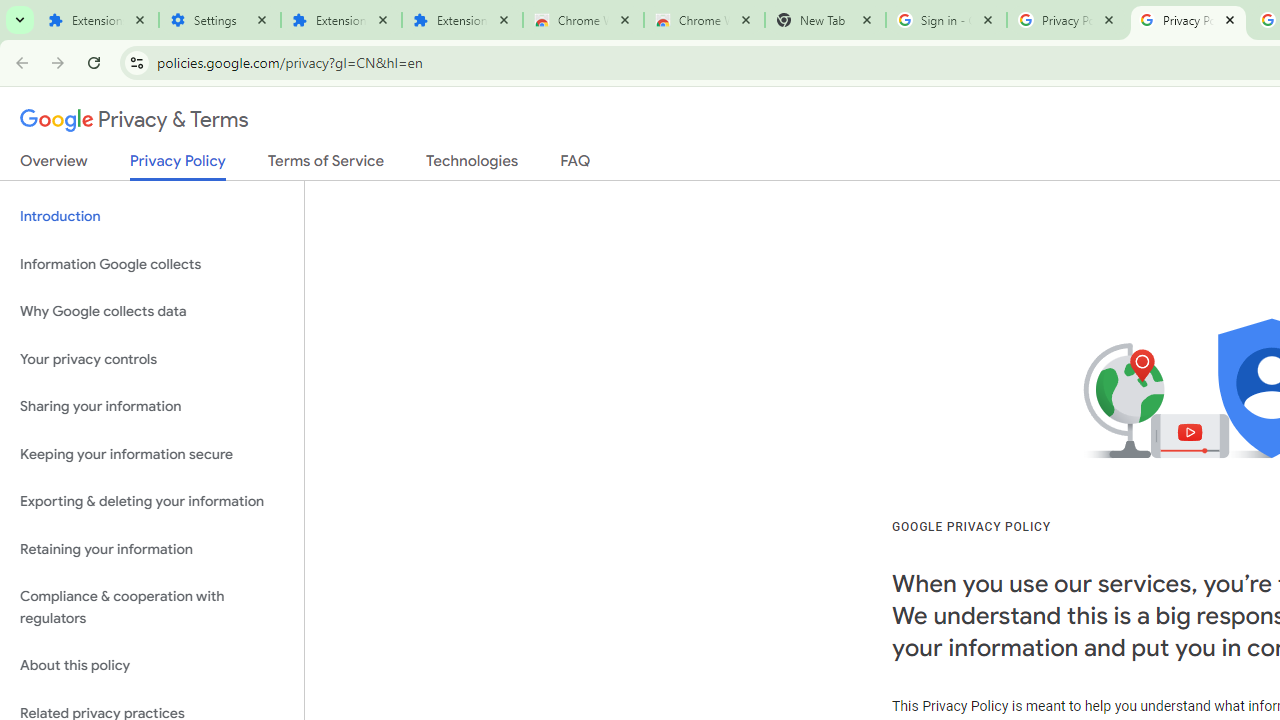  Describe the element at coordinates (134, 120) in the screenshot. I see `'Privacy & Terms'` at that location.